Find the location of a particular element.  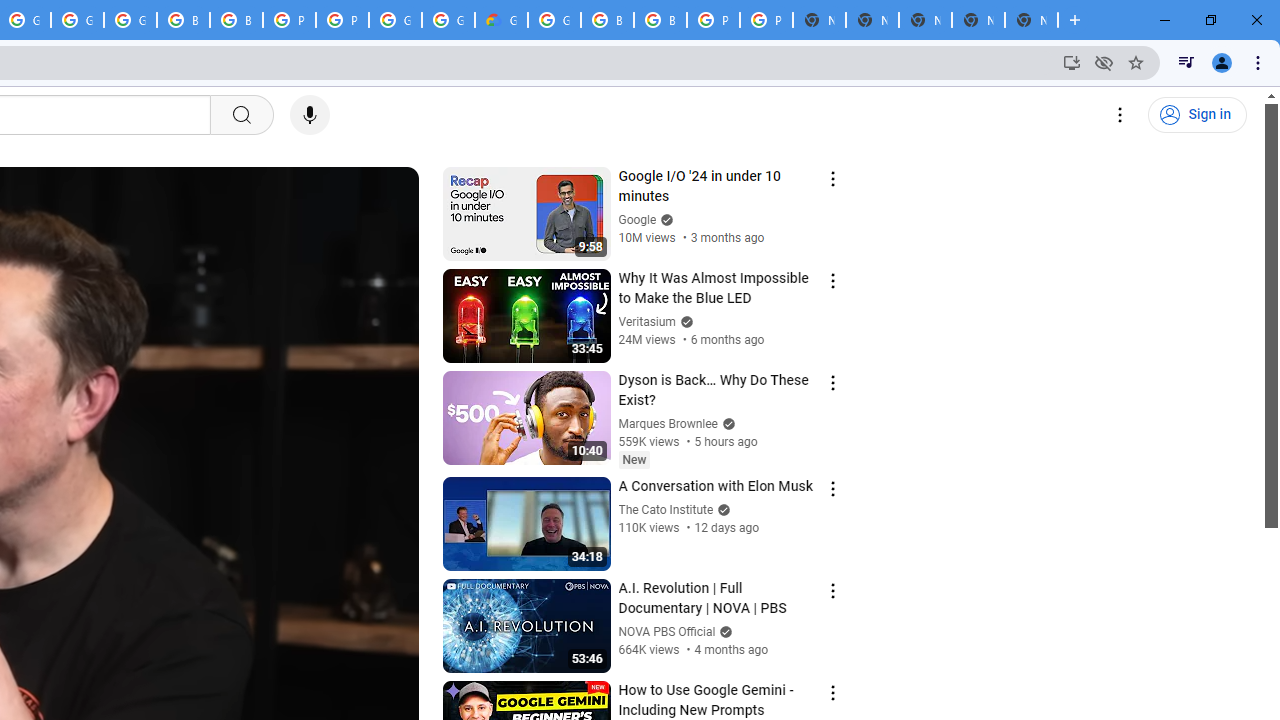

'Google Cloud Platform' is located at coordinates (395, 20).